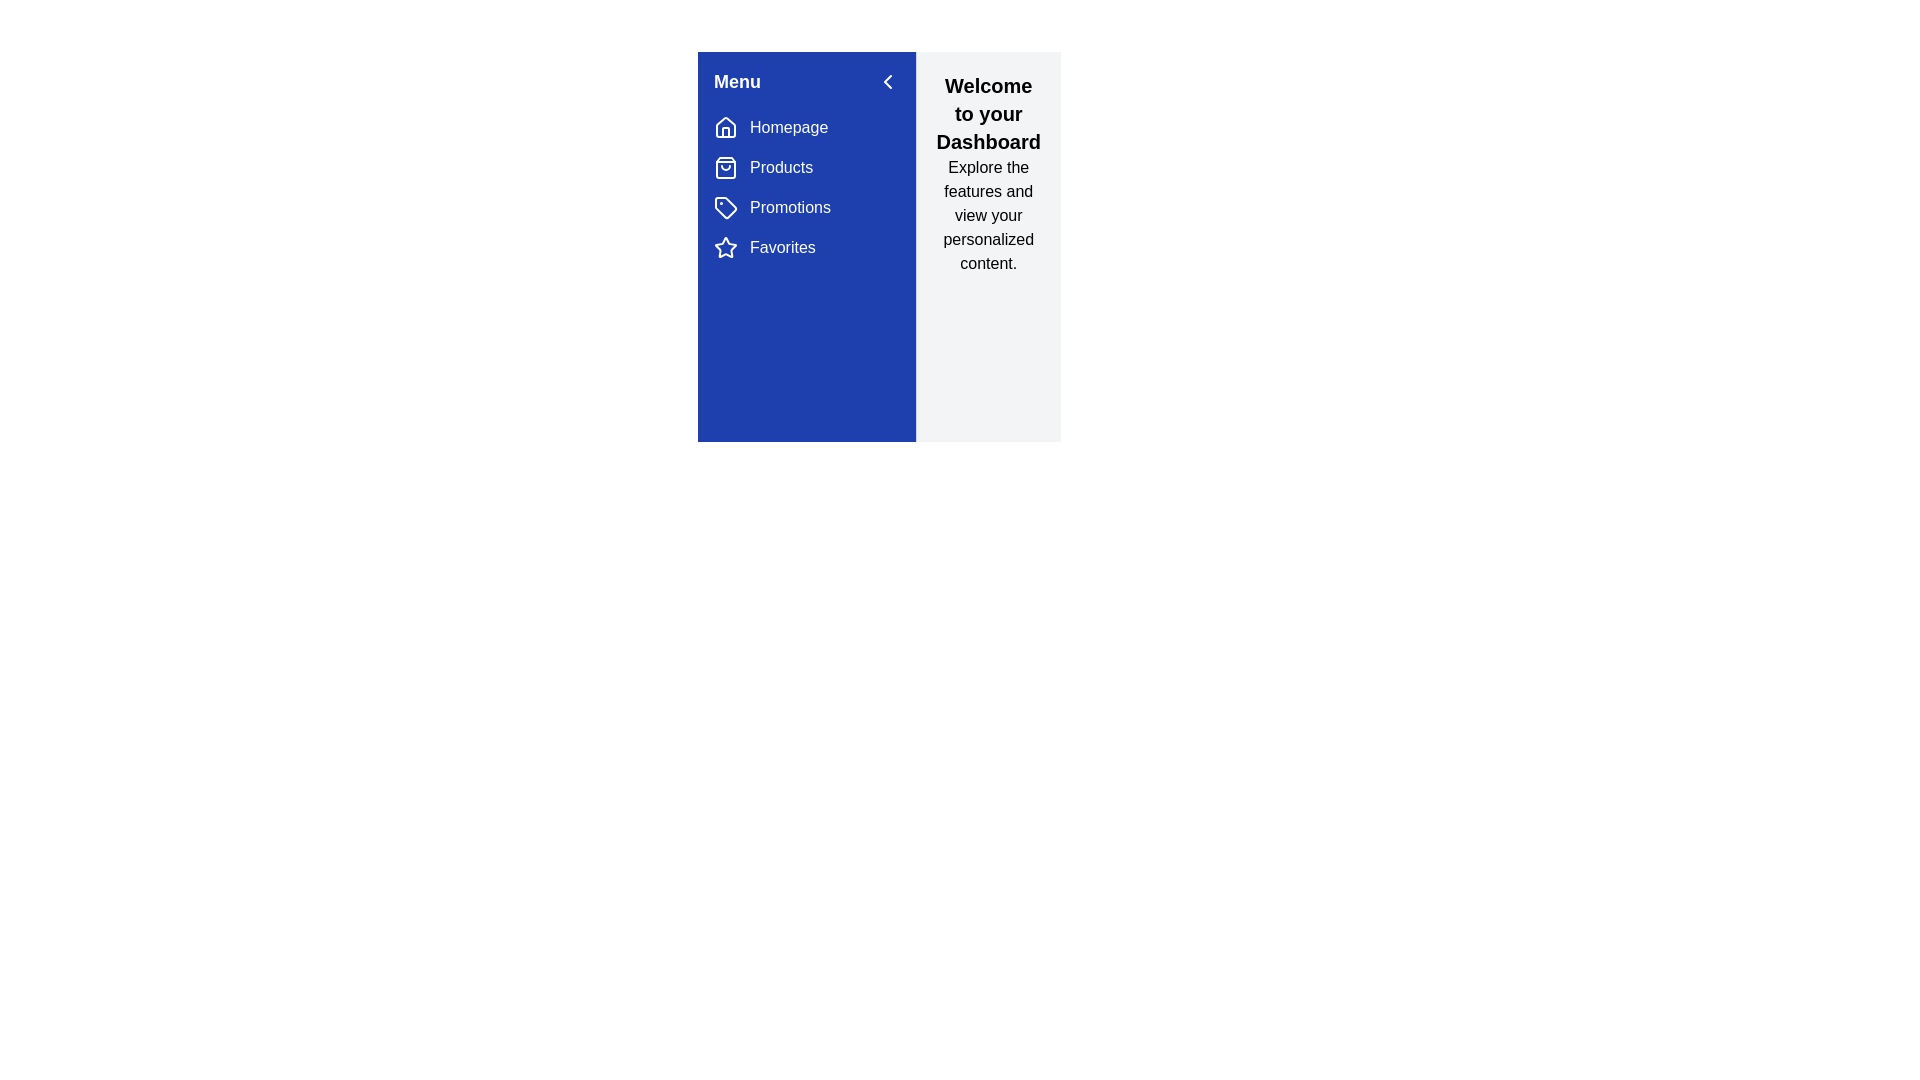 The width and height of the screenshot is (1920, 1080). I want to click on the navigation menu item corresponding to Favorites, so click(724, 246).